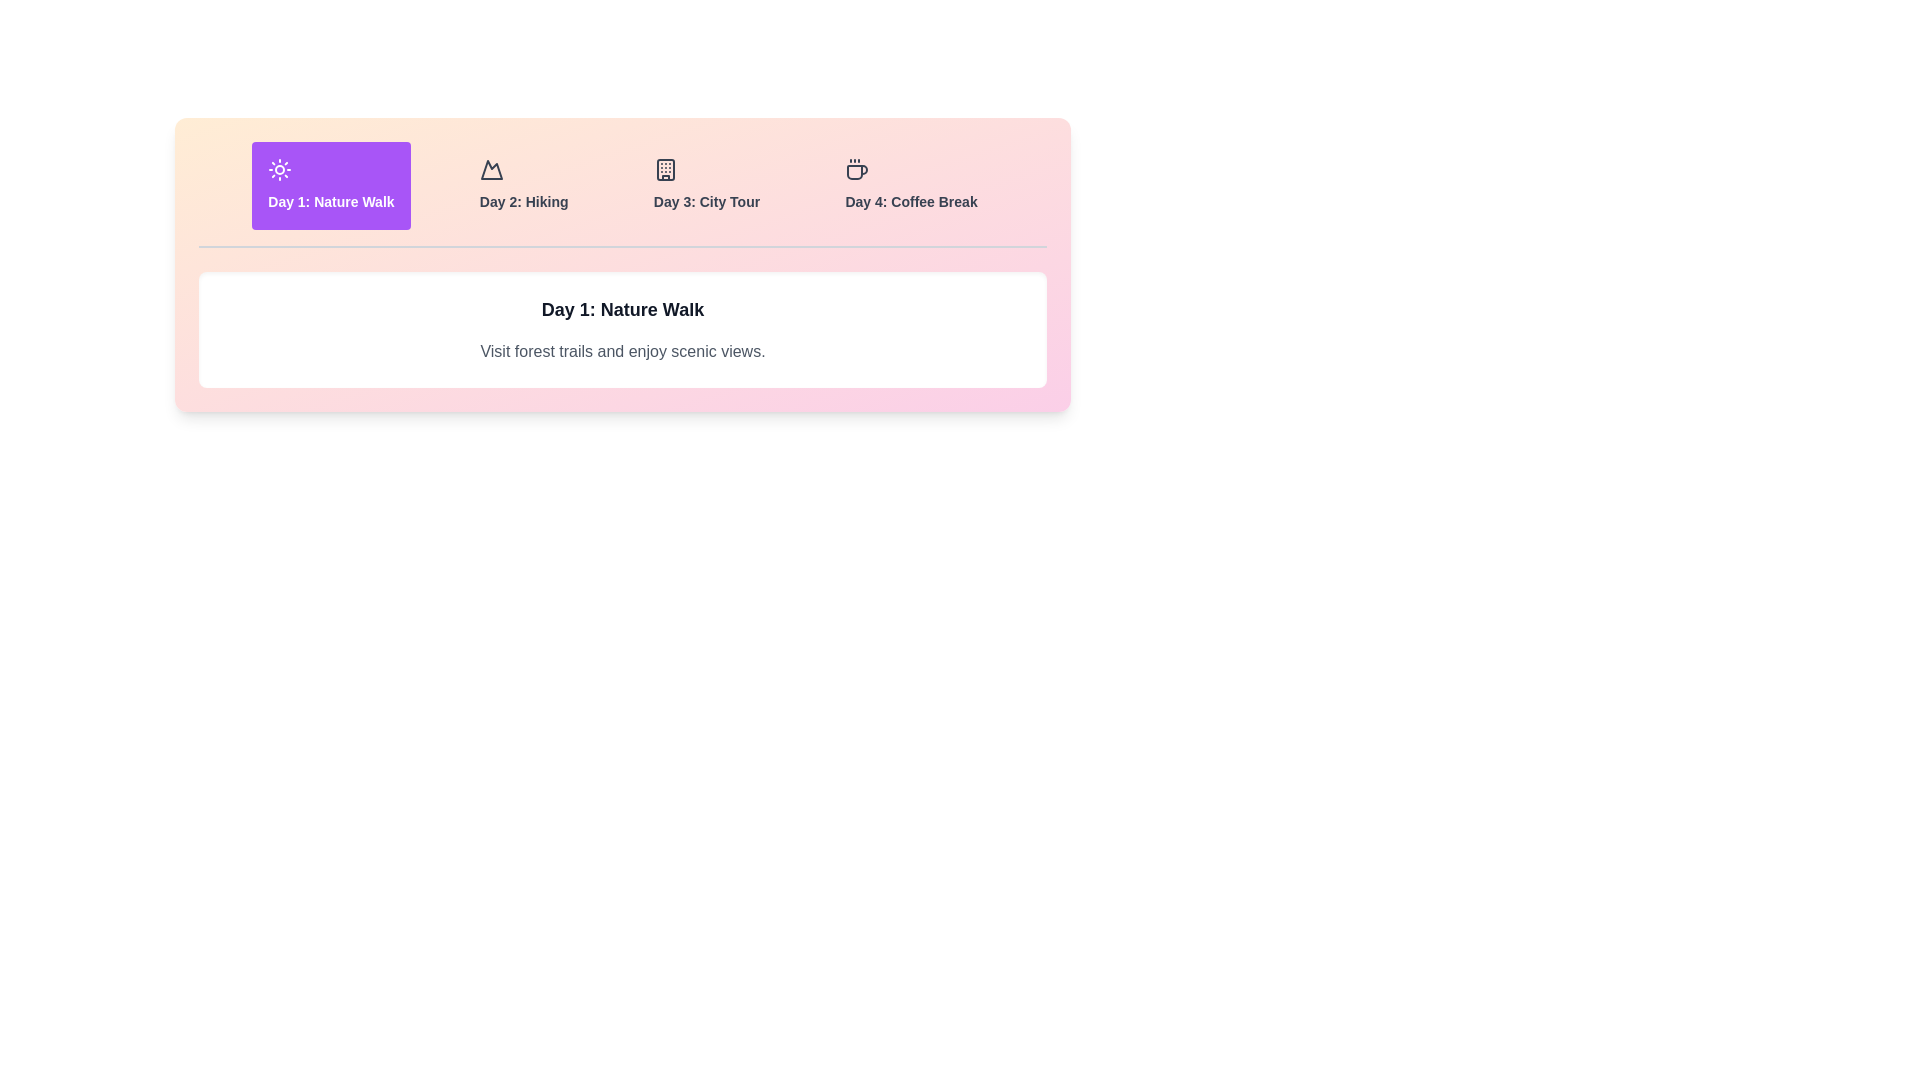  What do you see at coordinates (911, 185) in the screenshot?
I see `the tab corresponding to Day 4: Coffee Break` at bounding box center [911, 185].